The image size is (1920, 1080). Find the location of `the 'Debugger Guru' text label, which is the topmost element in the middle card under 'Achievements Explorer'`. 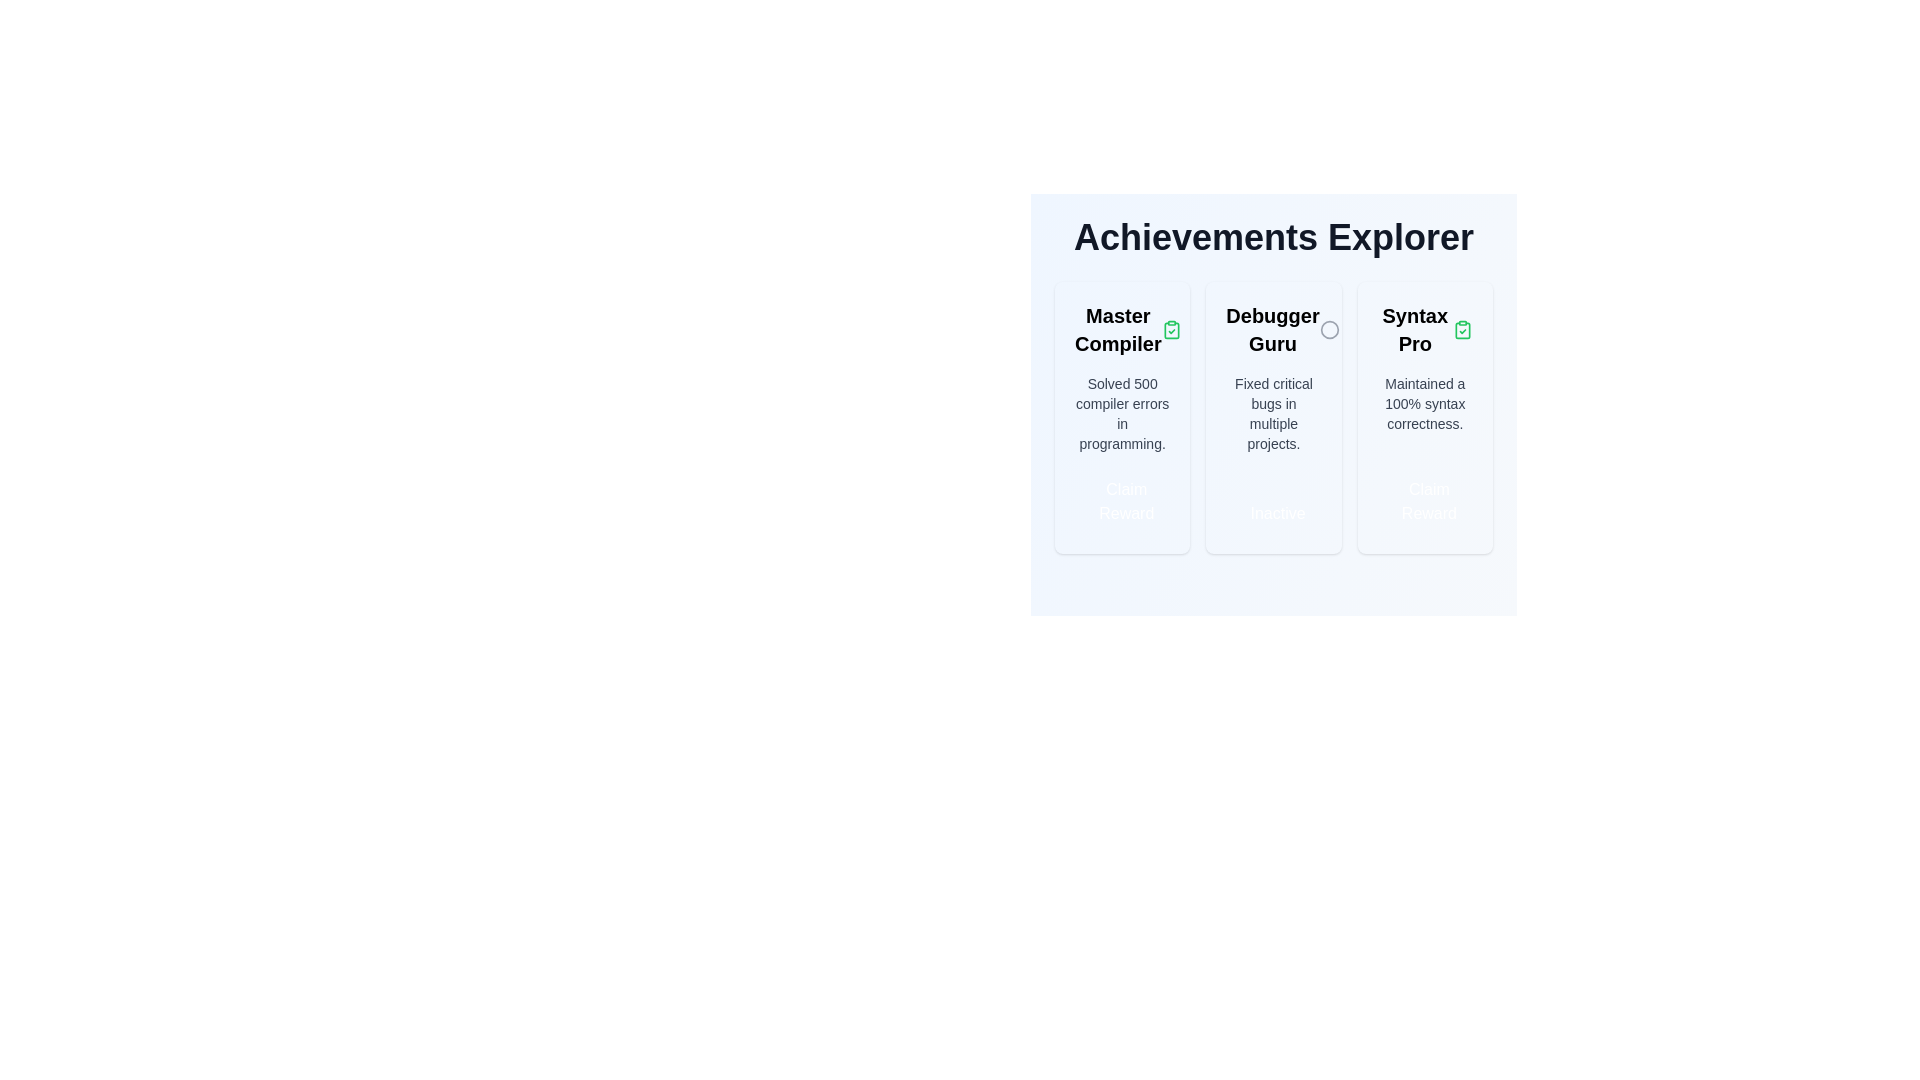

the 'Debugger Guru' text label, which is the topmost element in the middle card under 'Achievements Explorer' is located at coordinates (1272, 329).